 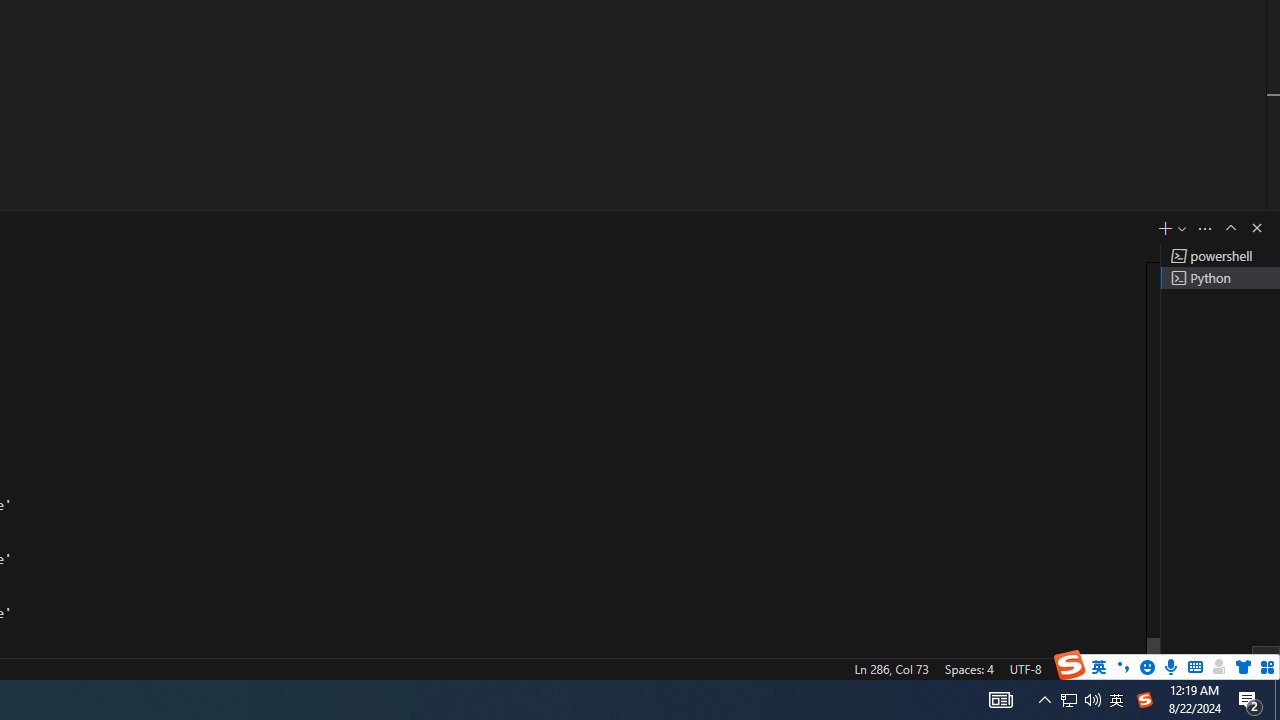 I want to click on 'Hide Panel', so click(x=1255, y=226).